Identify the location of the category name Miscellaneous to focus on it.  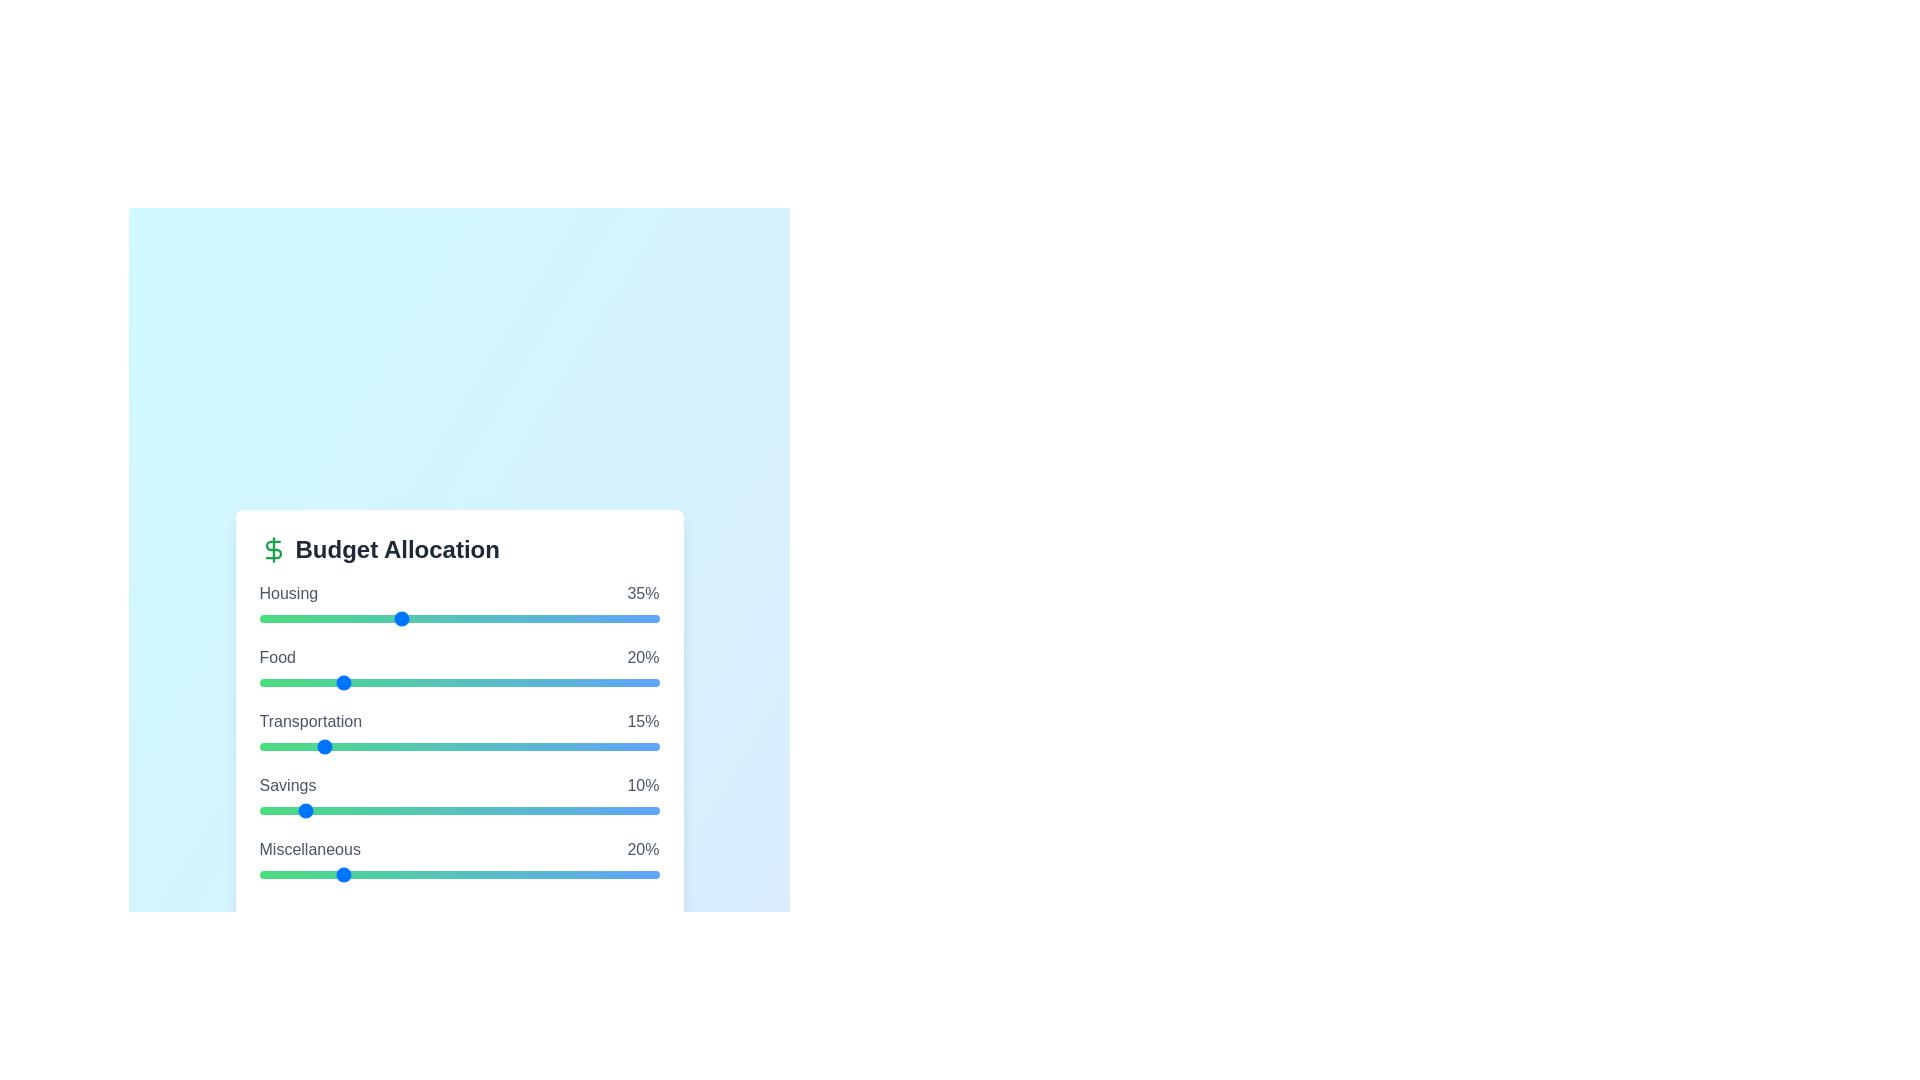
(309, 849).